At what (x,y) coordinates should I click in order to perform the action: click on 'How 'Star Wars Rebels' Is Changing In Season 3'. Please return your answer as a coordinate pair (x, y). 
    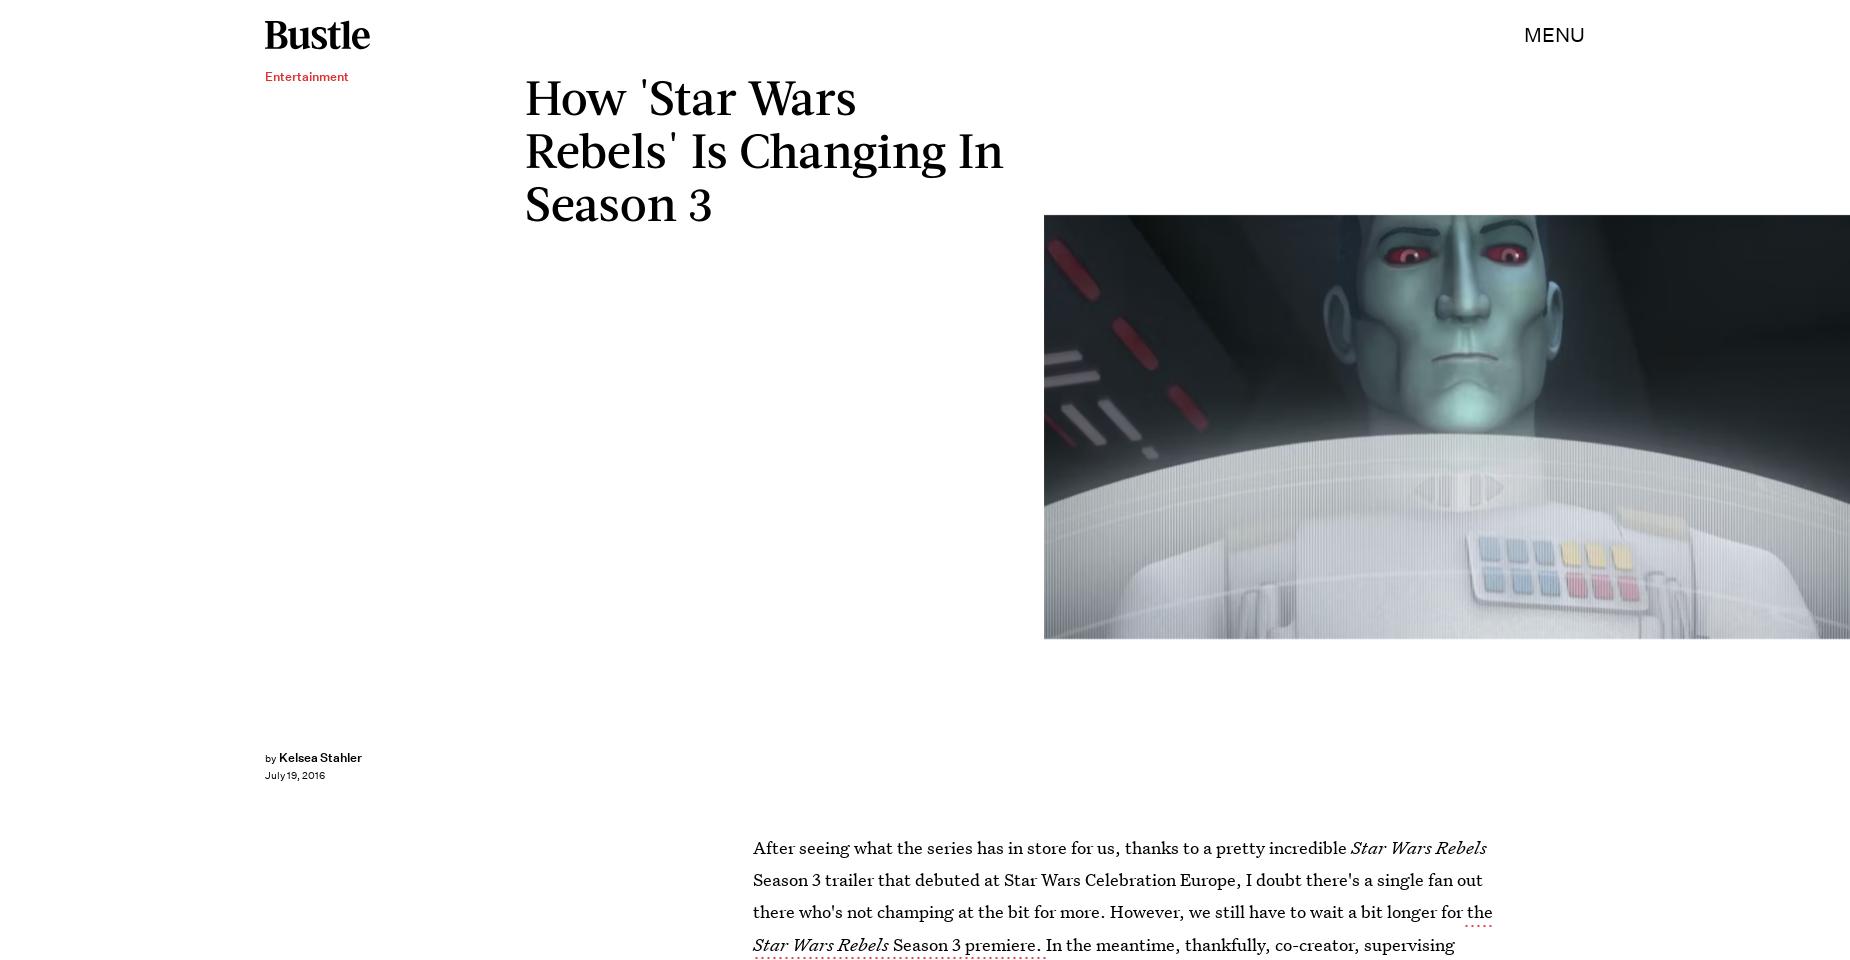
    Looking at the image, I should click on (523, 147).